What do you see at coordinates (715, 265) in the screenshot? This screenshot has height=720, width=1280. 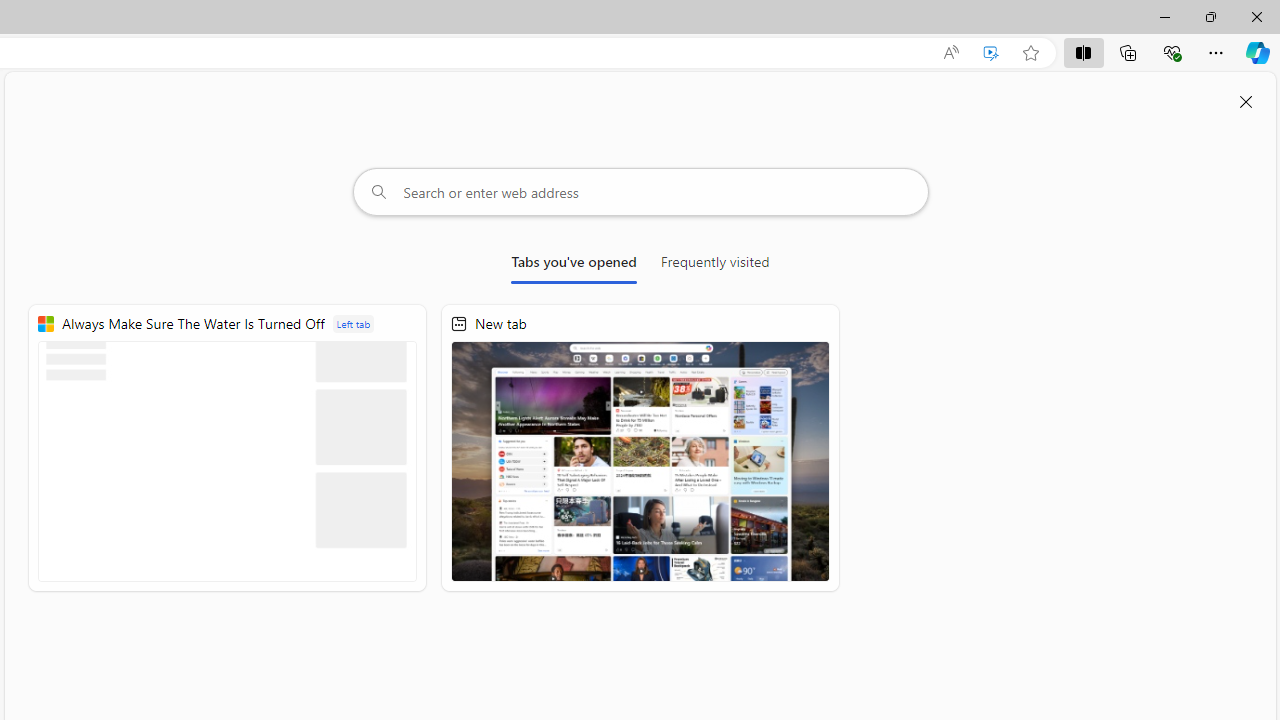 I see `'Frequently visited'` at bounding box center [715, 265].